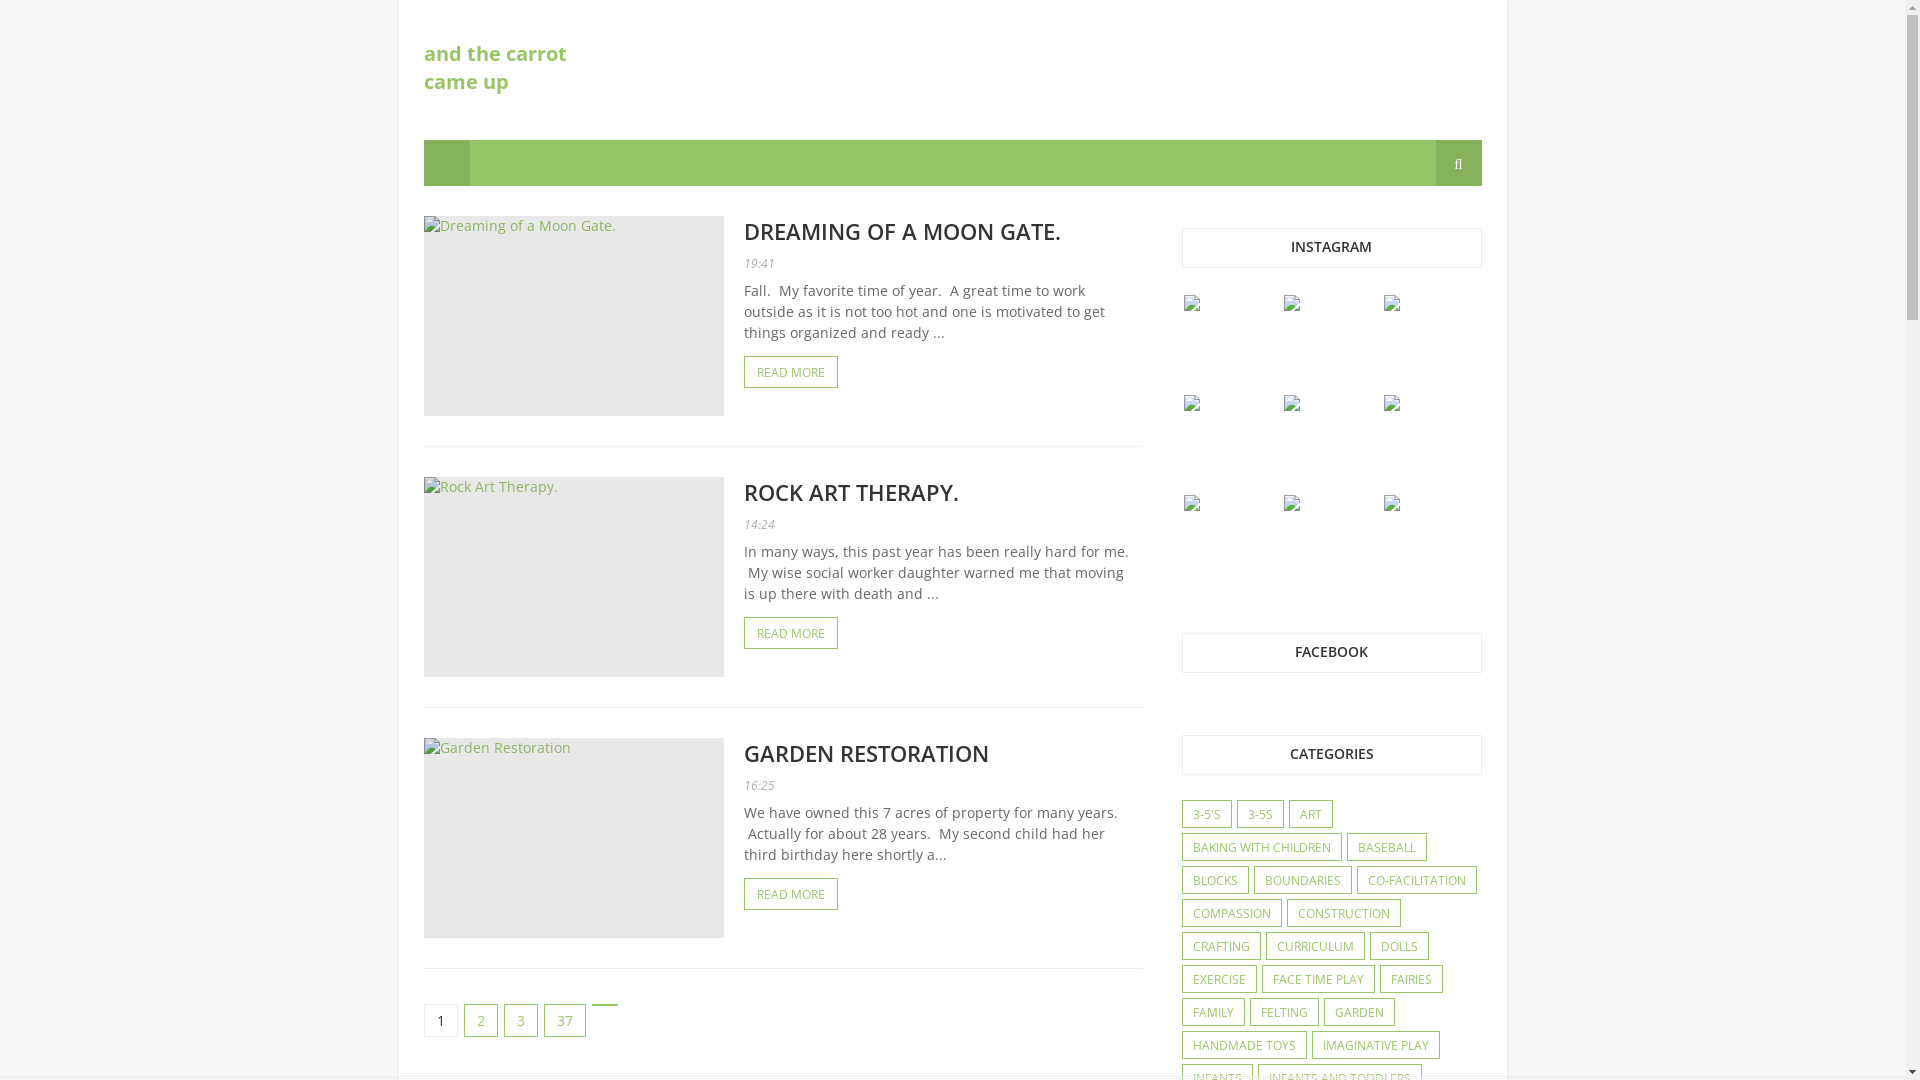 This screenshot has width=1920, height=1080. What do you see at coordinates (790, 632) in the screenshot?
I see `'READ MORE'` at bounding box center [790, 632].